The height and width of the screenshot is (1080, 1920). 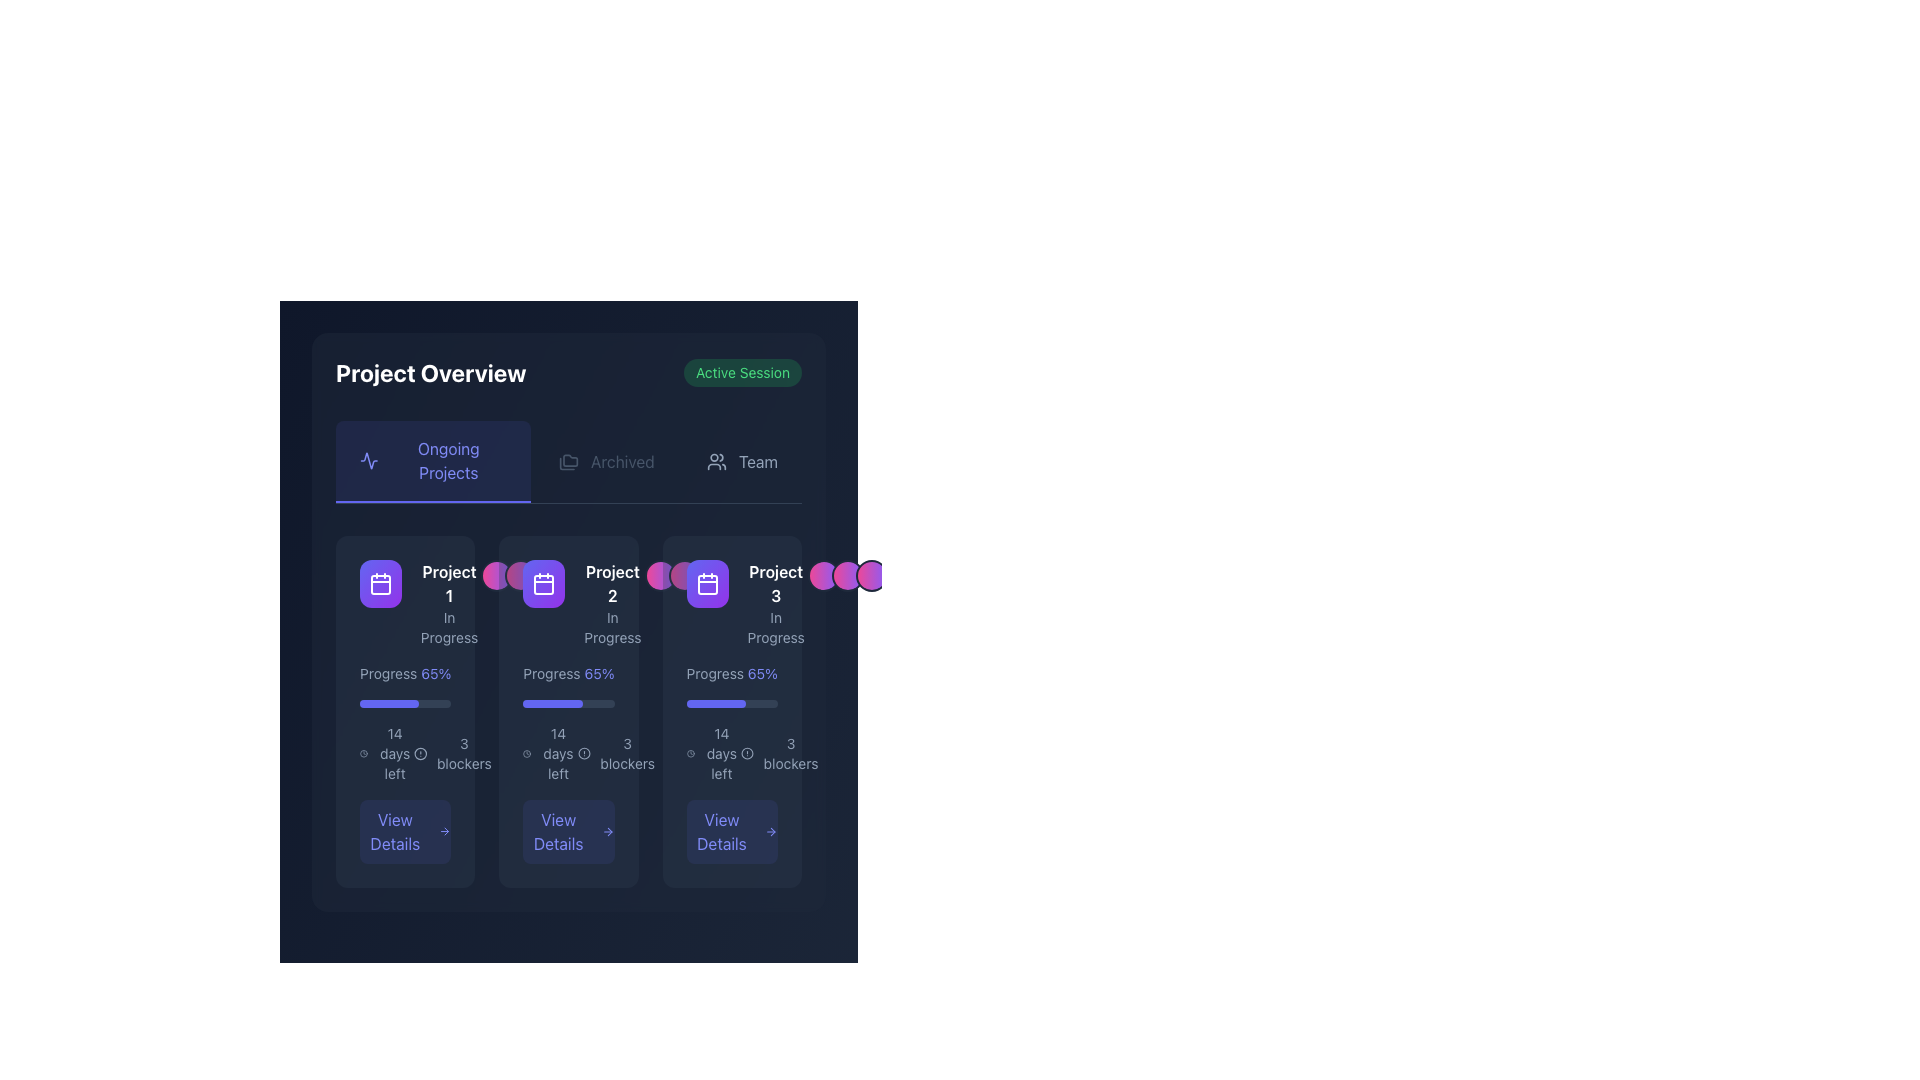 I want to click on the alert icon located to the left of the '3 blockers' text in the 'Project 3' card within the 'Ongoing Projects' section, so click(x=746, y=753).